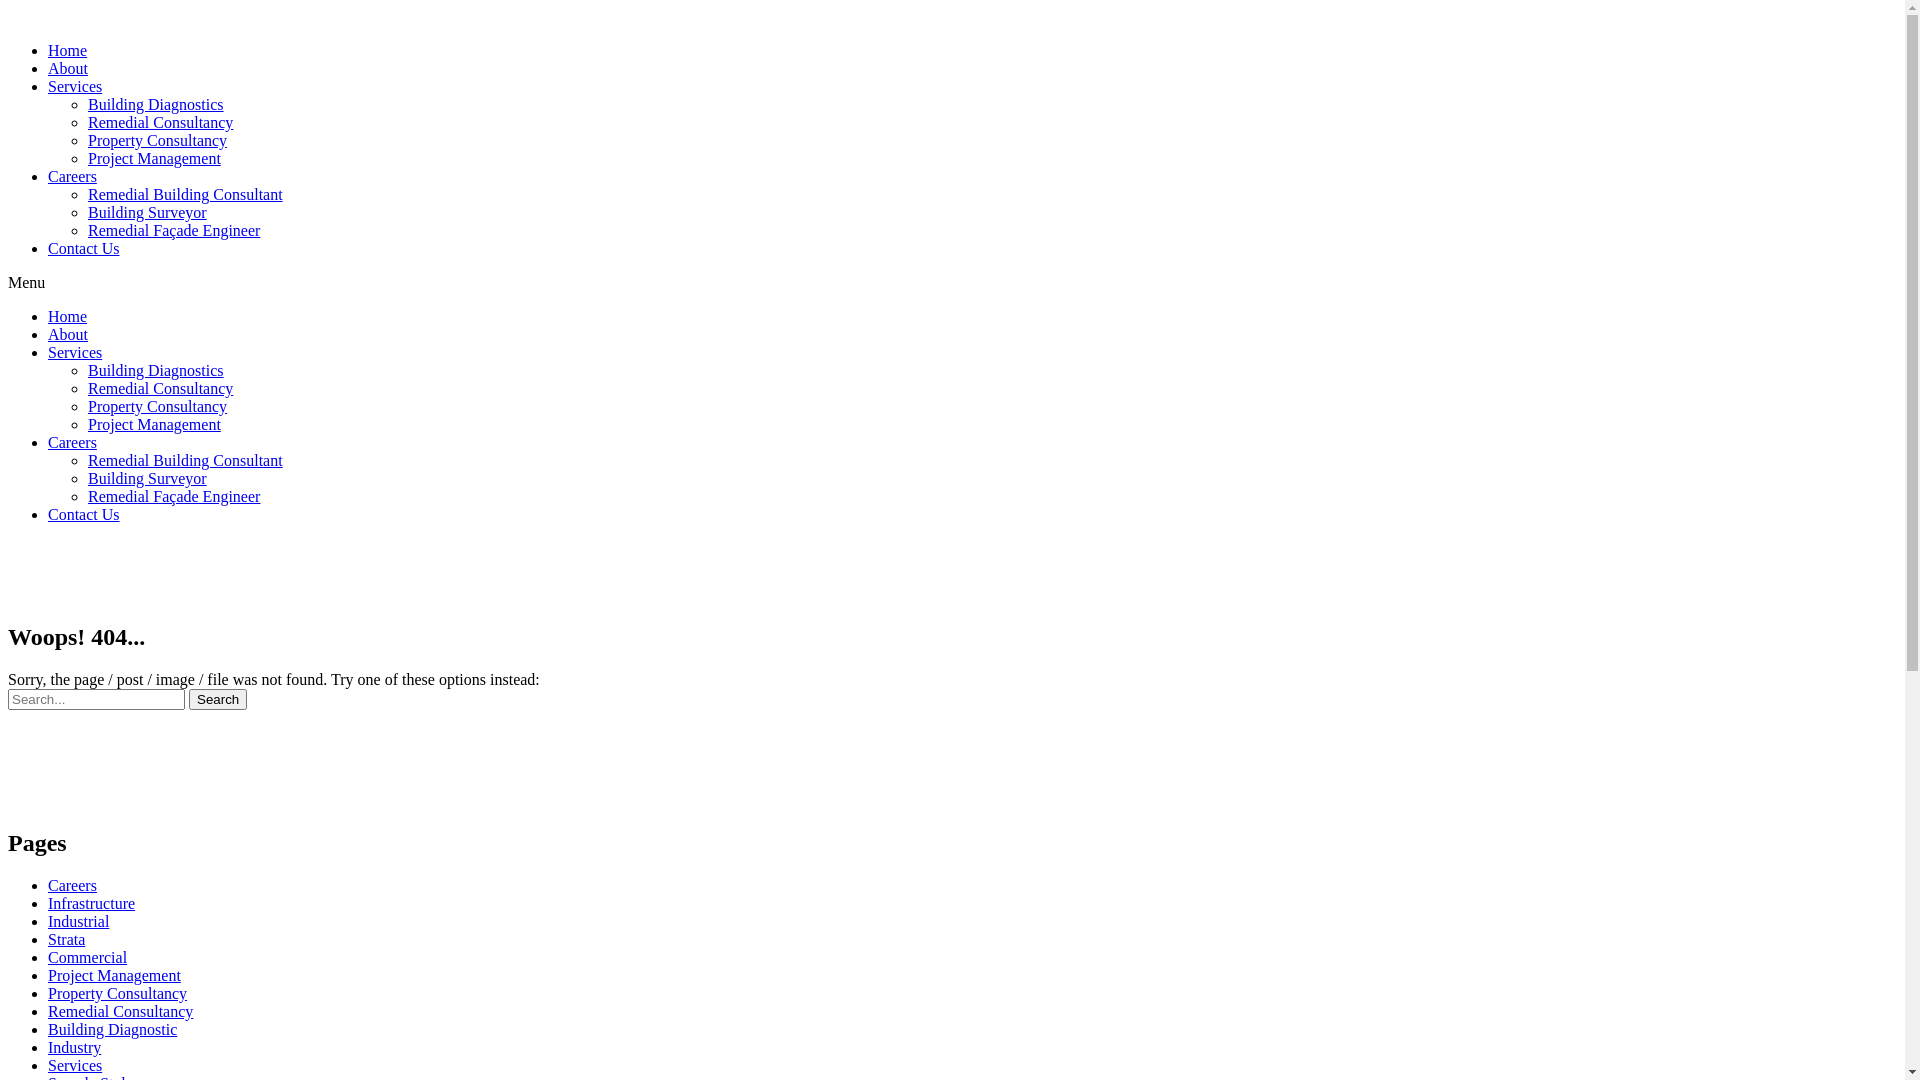  What do you see at coordinates (153, 423) in the screenshot?
I see `'Project Management'` at bounding box center [153, 423].